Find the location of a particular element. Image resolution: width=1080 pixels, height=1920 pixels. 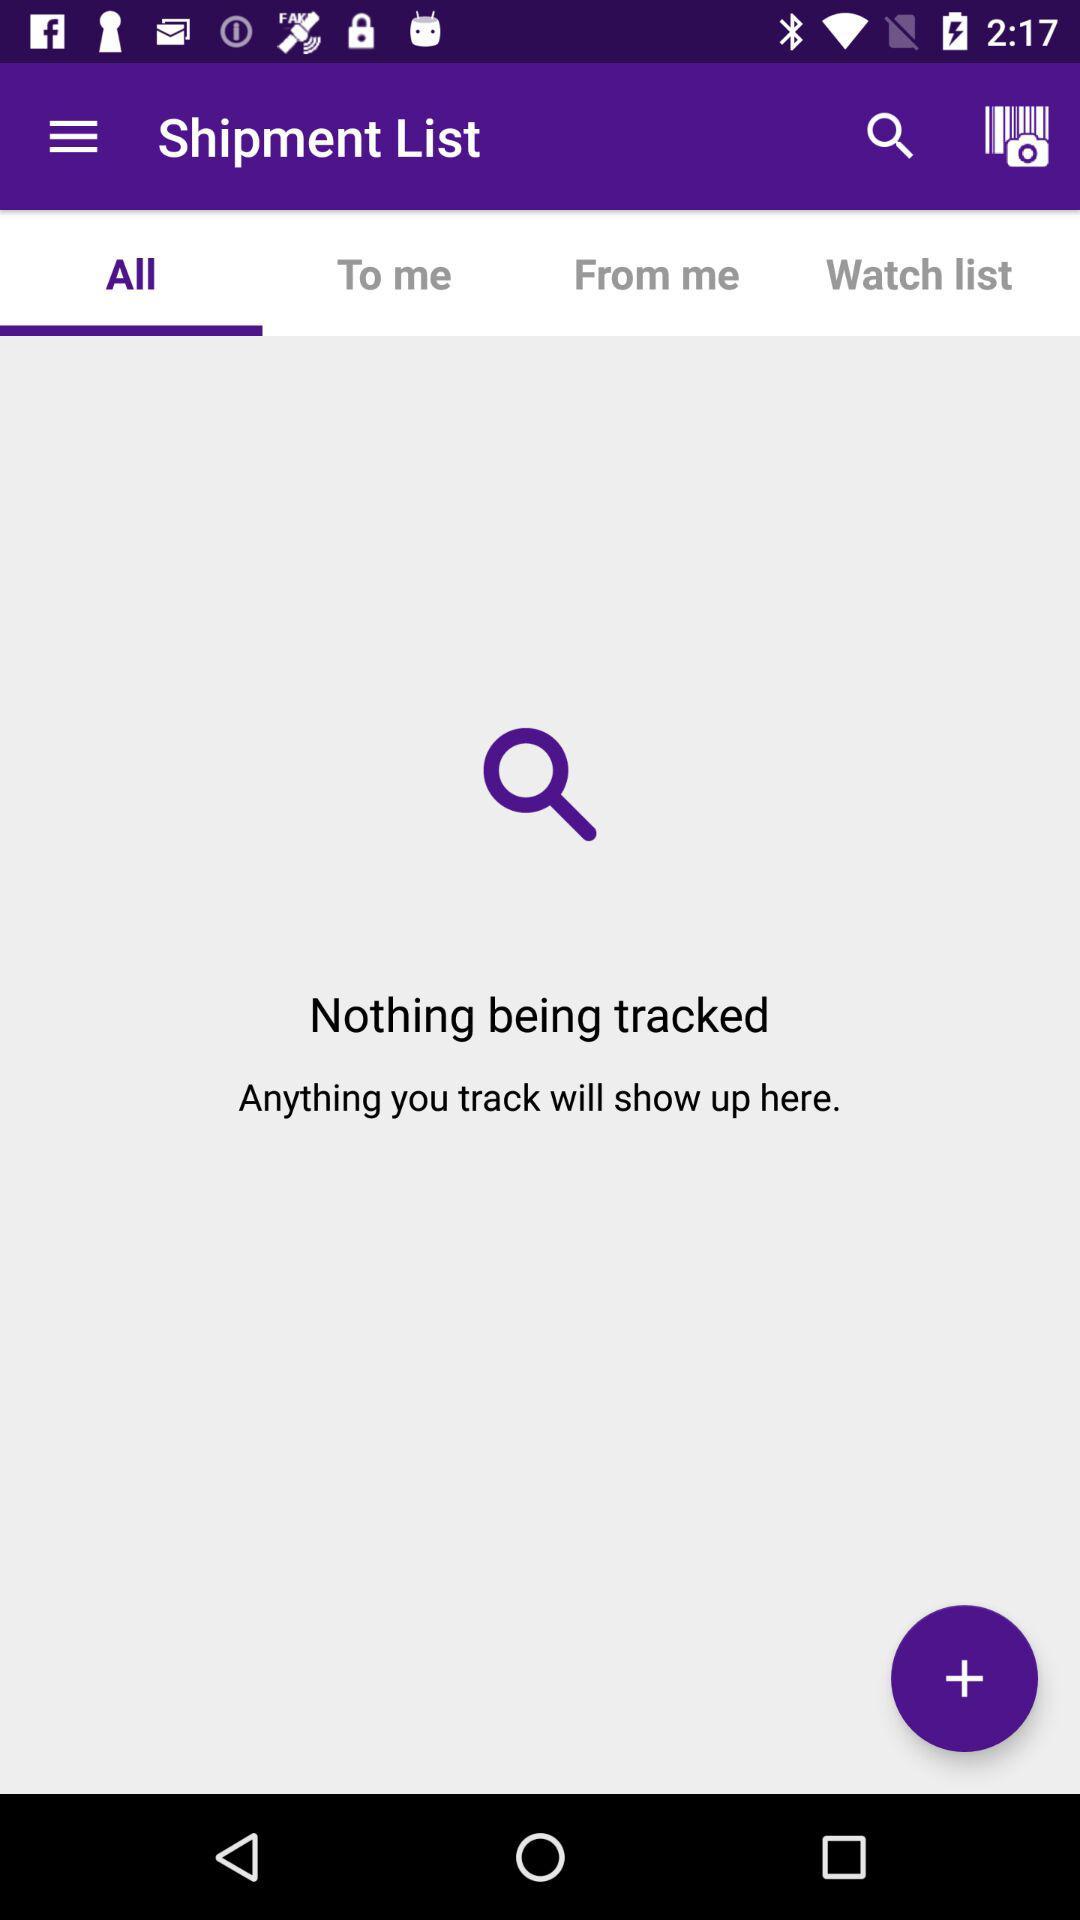

the icon below the shipment list app is located at coordinates (393, 272).